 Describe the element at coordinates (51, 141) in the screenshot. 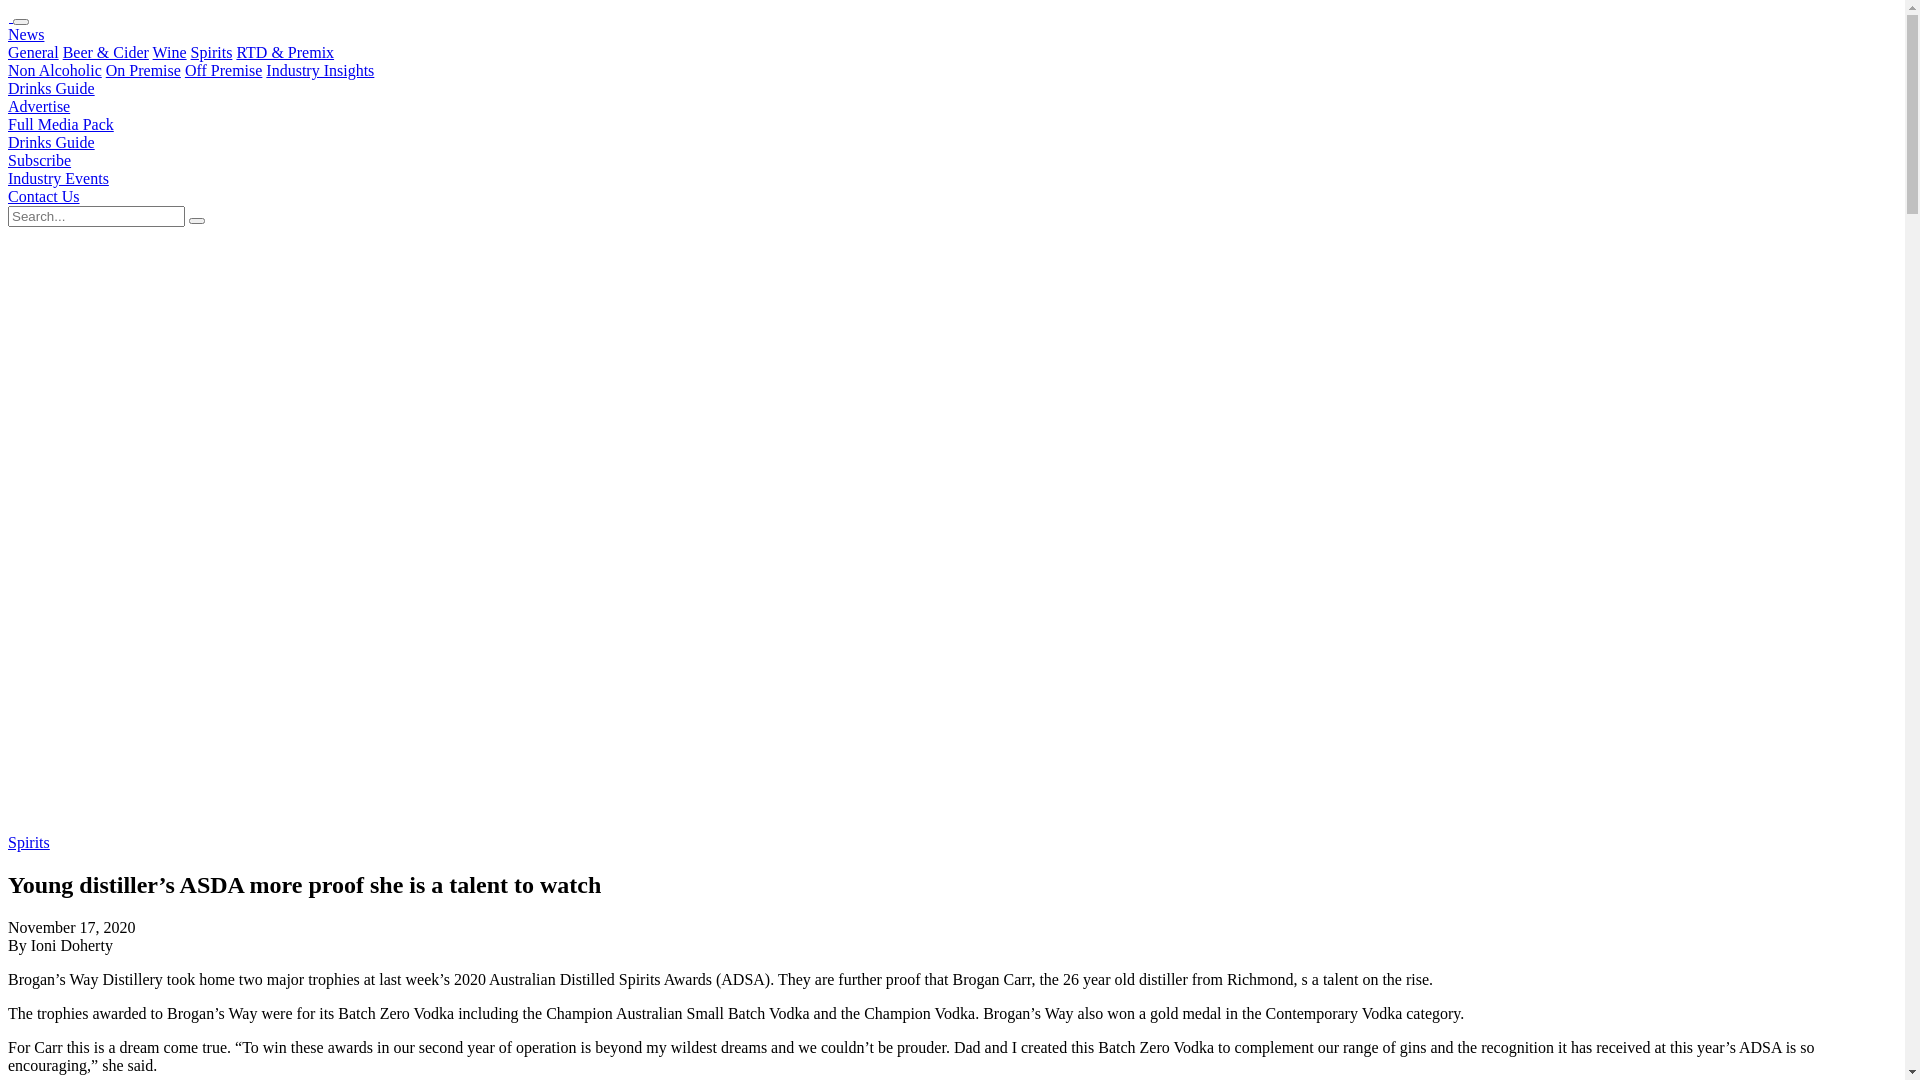

I see `'Drinks Guide'` at that location.